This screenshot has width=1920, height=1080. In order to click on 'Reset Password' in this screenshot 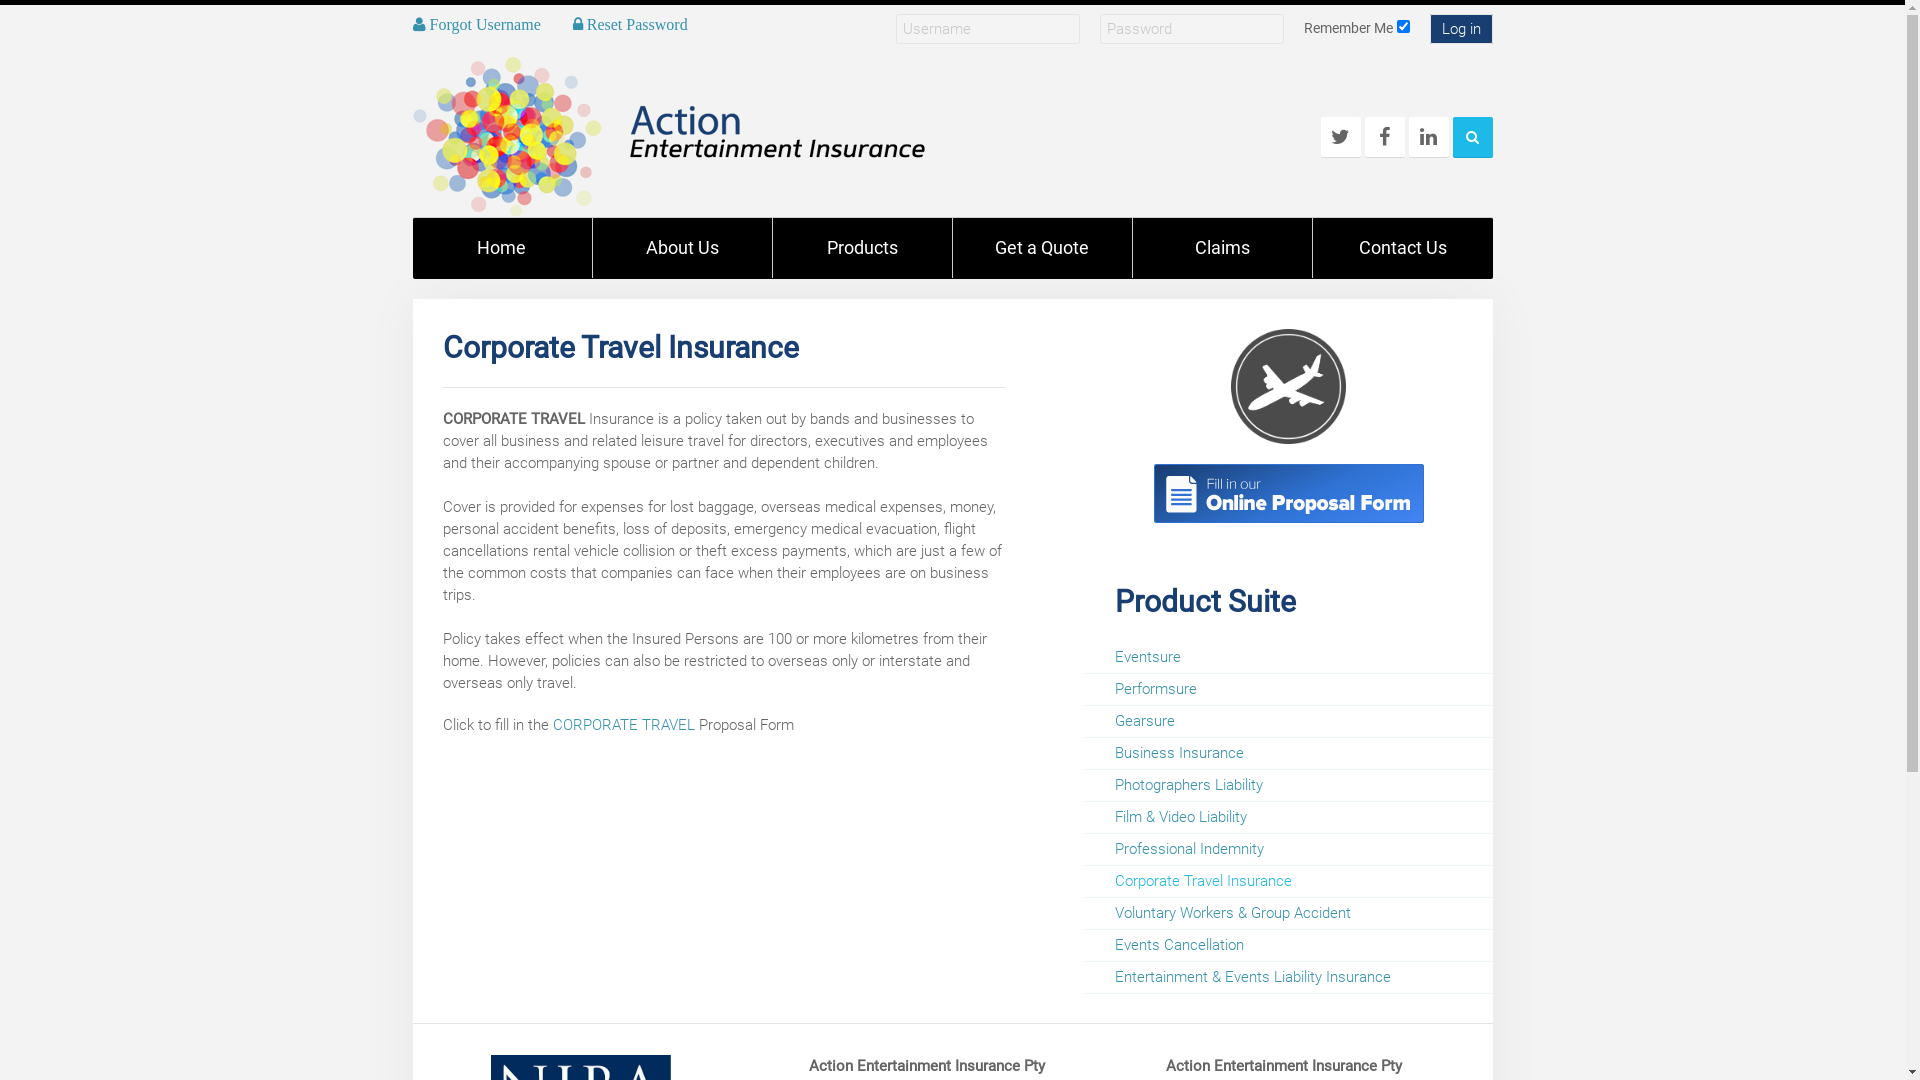, I will do `click(629, 23)`.